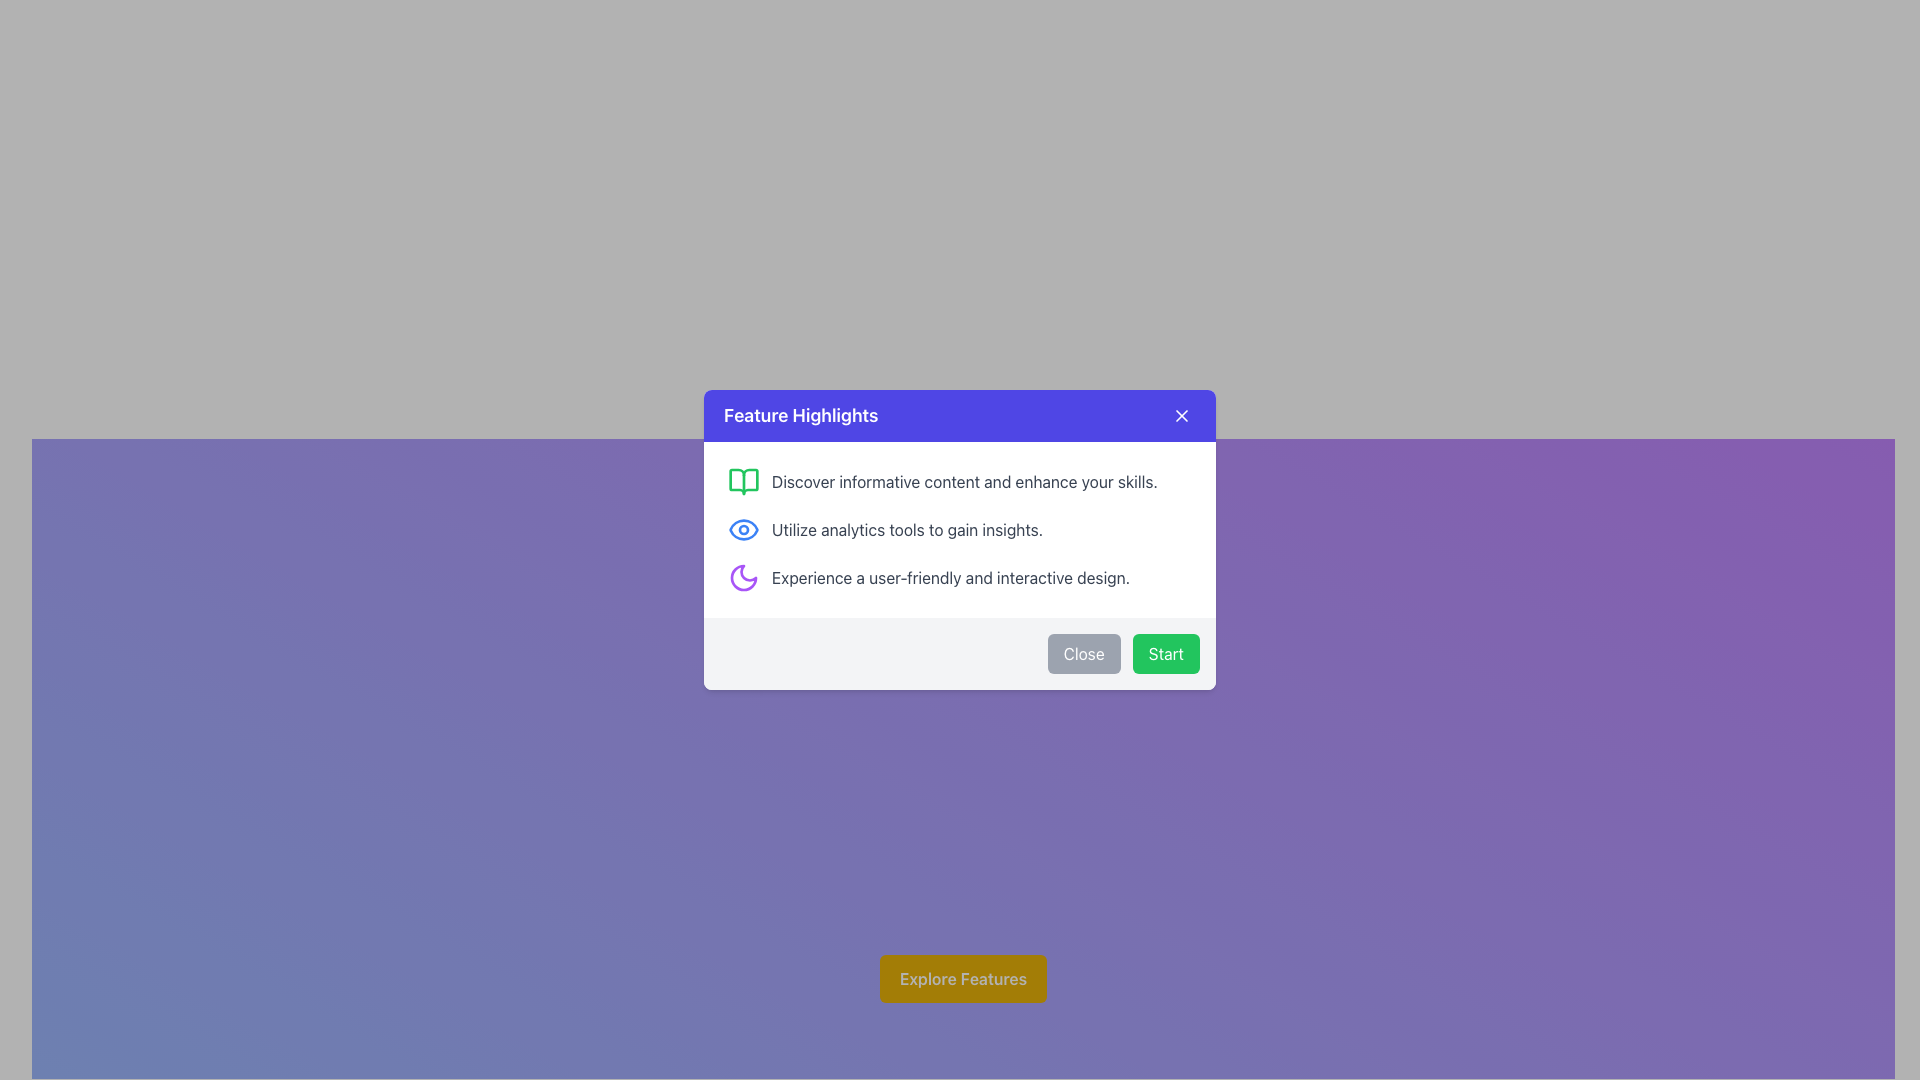 The height and width of the screenshot is (1080, 1920). Describe the element at coordinates (960, 528) in the screenshot. I see `the central area of the informational content block within the 'Feature Highlights' modal dialog to understand the features it presents` at that location.